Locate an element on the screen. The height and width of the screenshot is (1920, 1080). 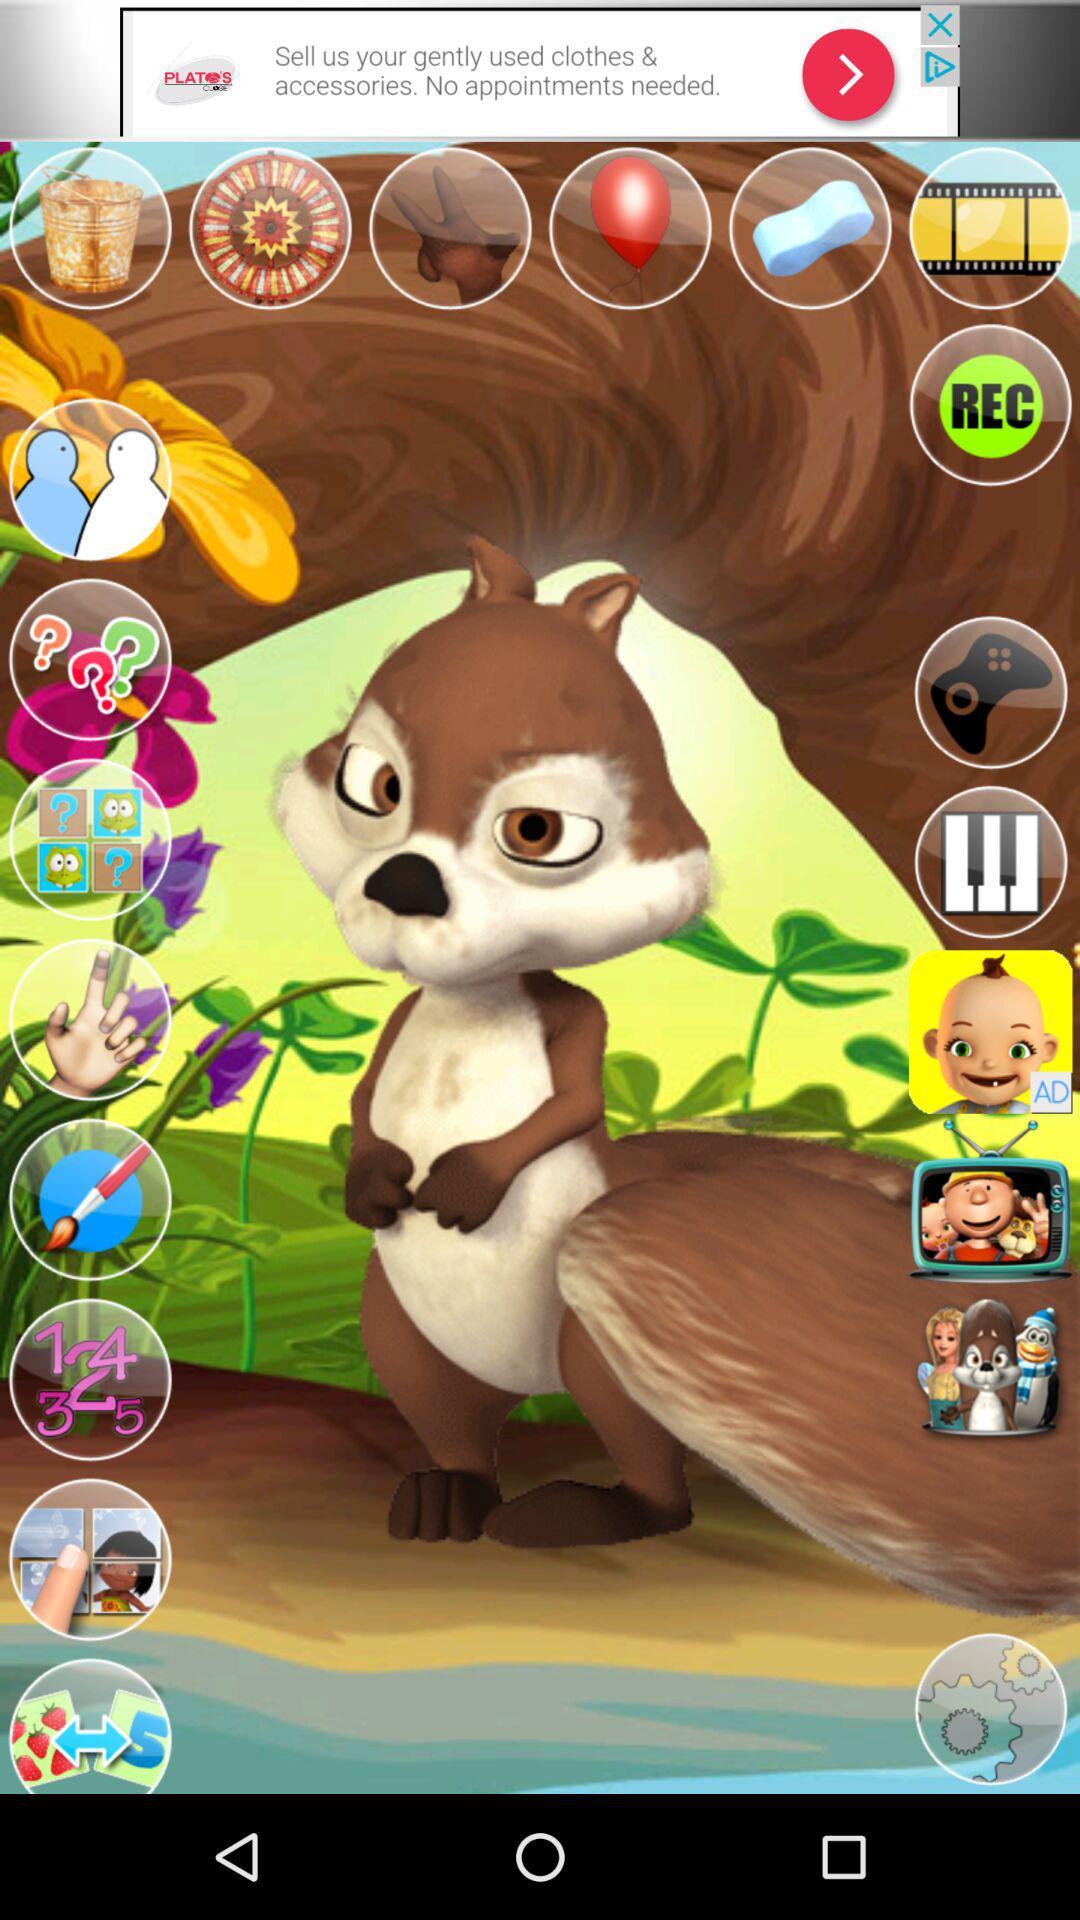
access settings is located at coordinates (990, 1708).